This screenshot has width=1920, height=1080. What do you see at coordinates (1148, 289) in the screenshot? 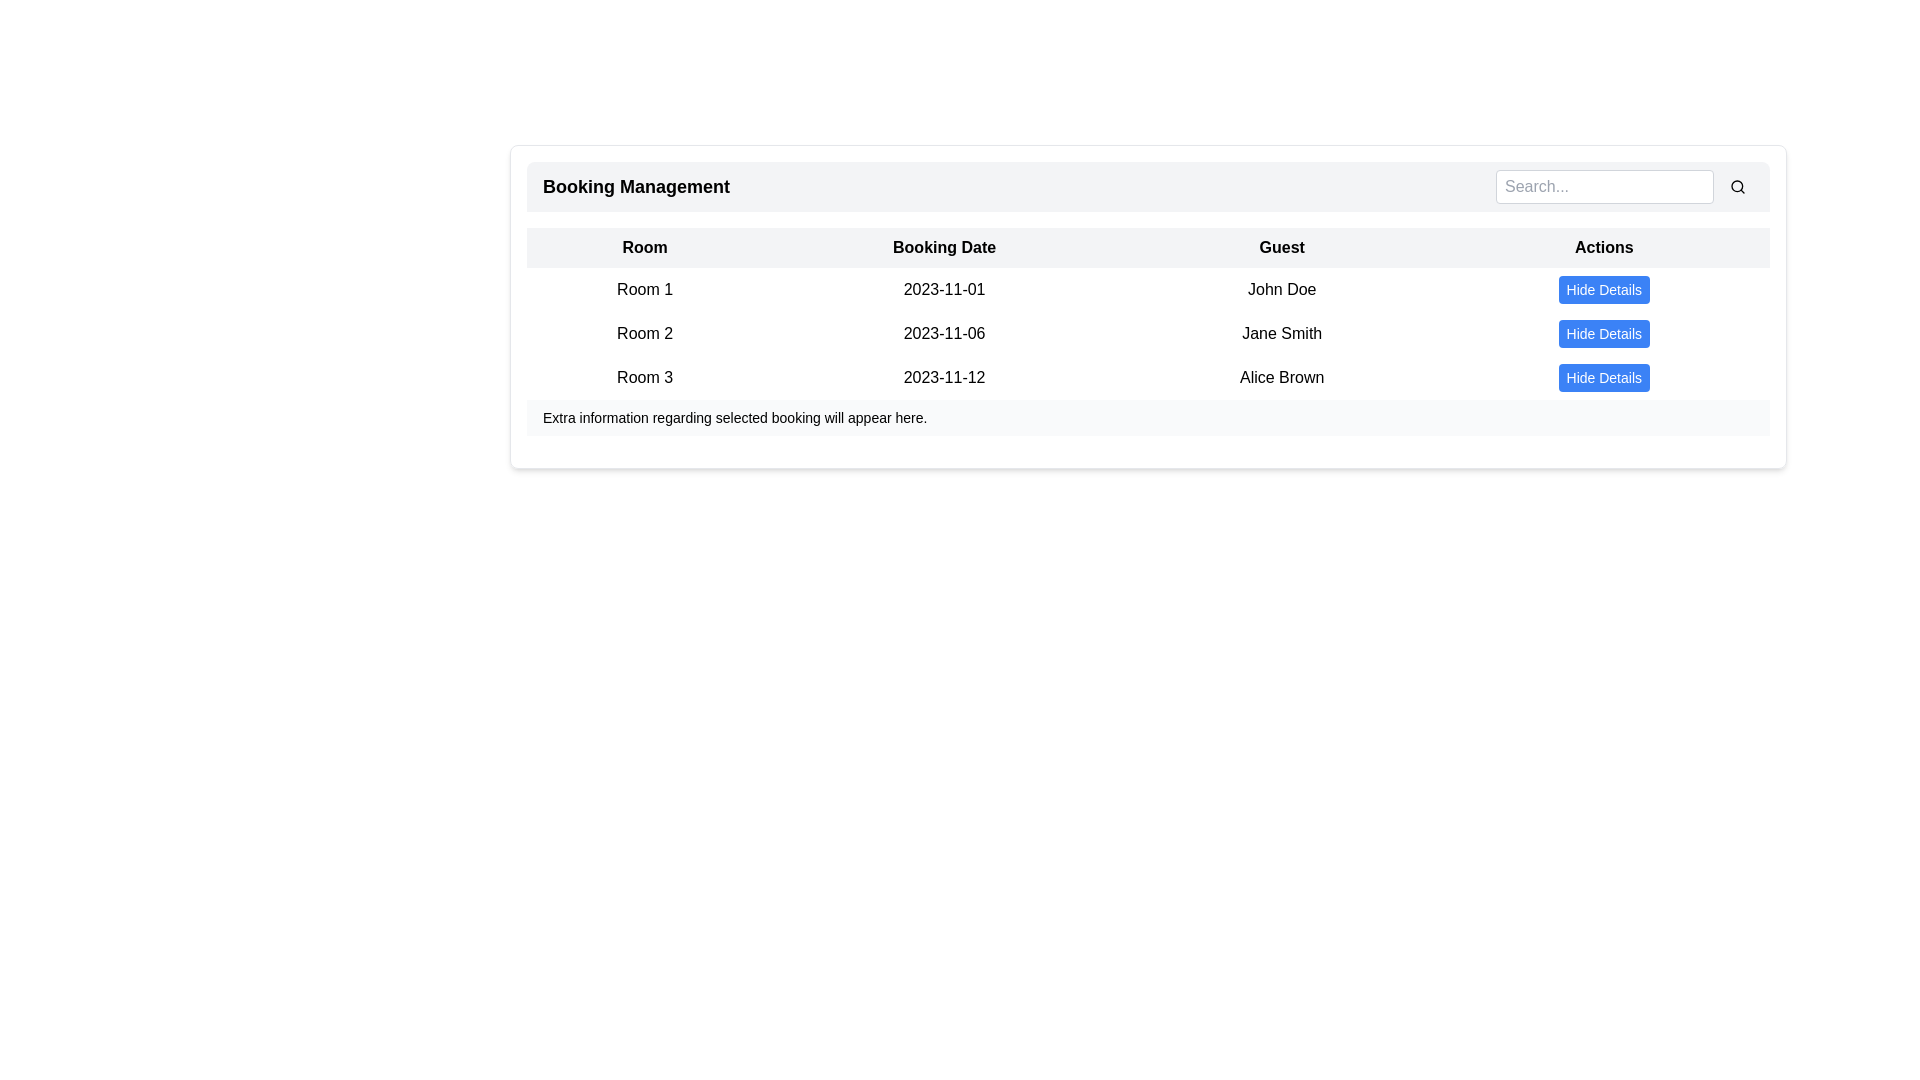
I see `the first row in the booking table that displays information about 'Room 1', '2023-11-01', 'John Doe', featuring a 'Hide Details' button` at bounding box center [1148, 289].